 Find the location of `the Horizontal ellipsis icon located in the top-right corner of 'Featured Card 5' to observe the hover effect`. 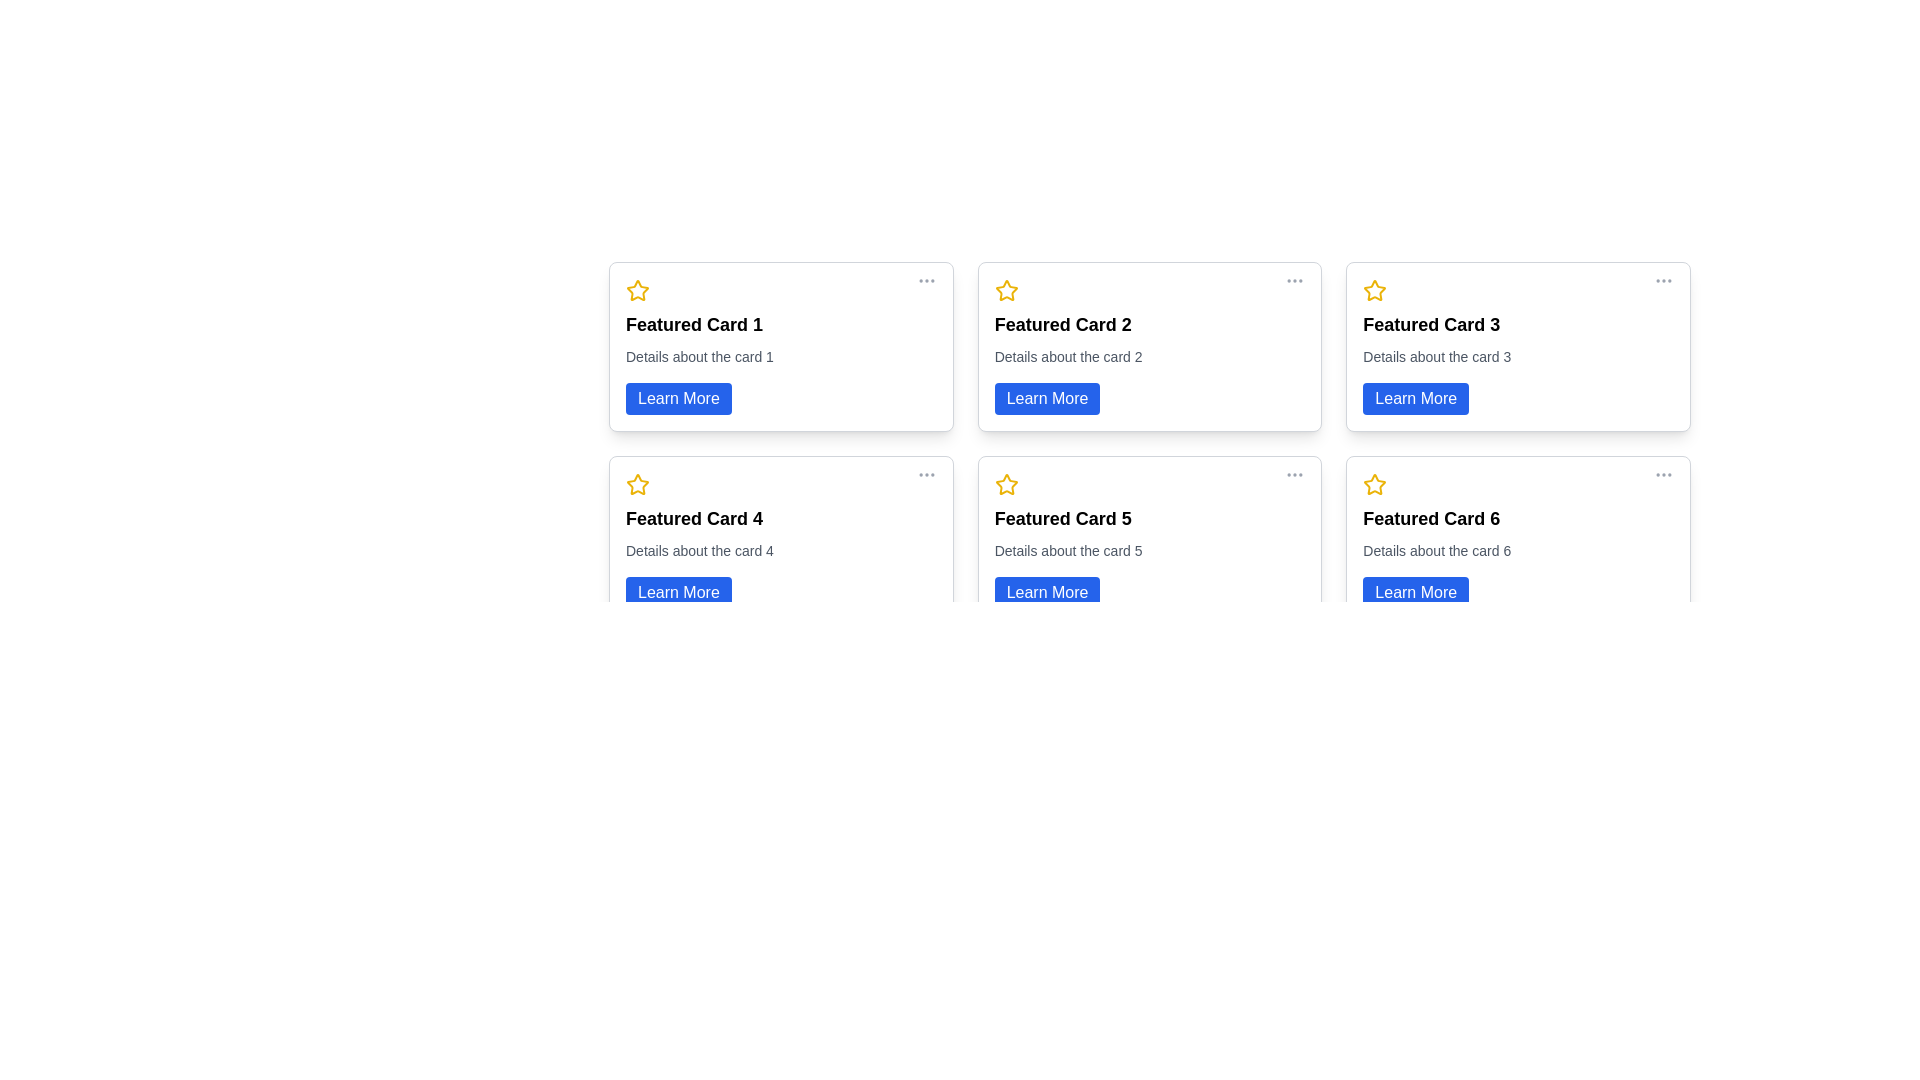

the Horizontal ellipsis icon located in the top-right corner of 'Featured Card 5' to observe the hover effect is located at coordinates (1295, 474).